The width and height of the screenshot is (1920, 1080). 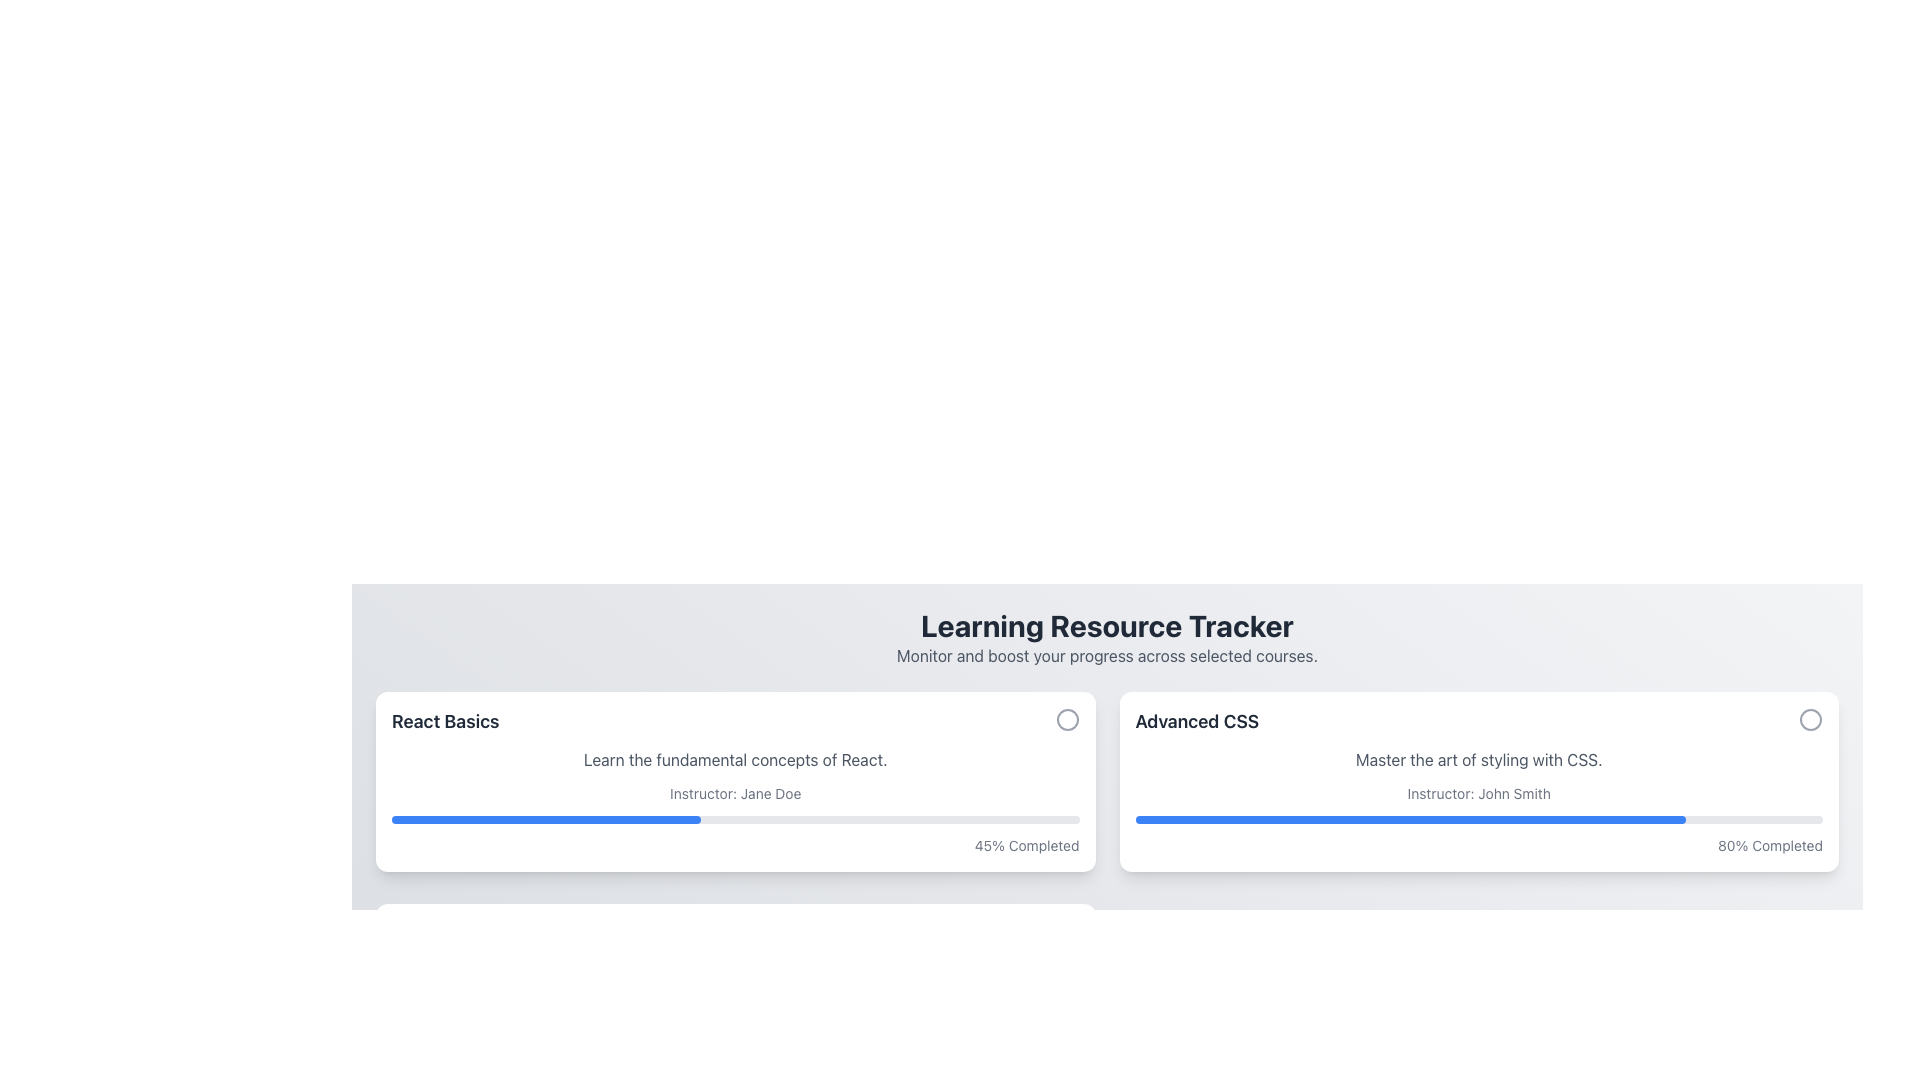 I want to click on the non-interactive text label that informs users about the instructor for the 'Advanced CSS' course, located within the course card, so click(x=1479, y=793).